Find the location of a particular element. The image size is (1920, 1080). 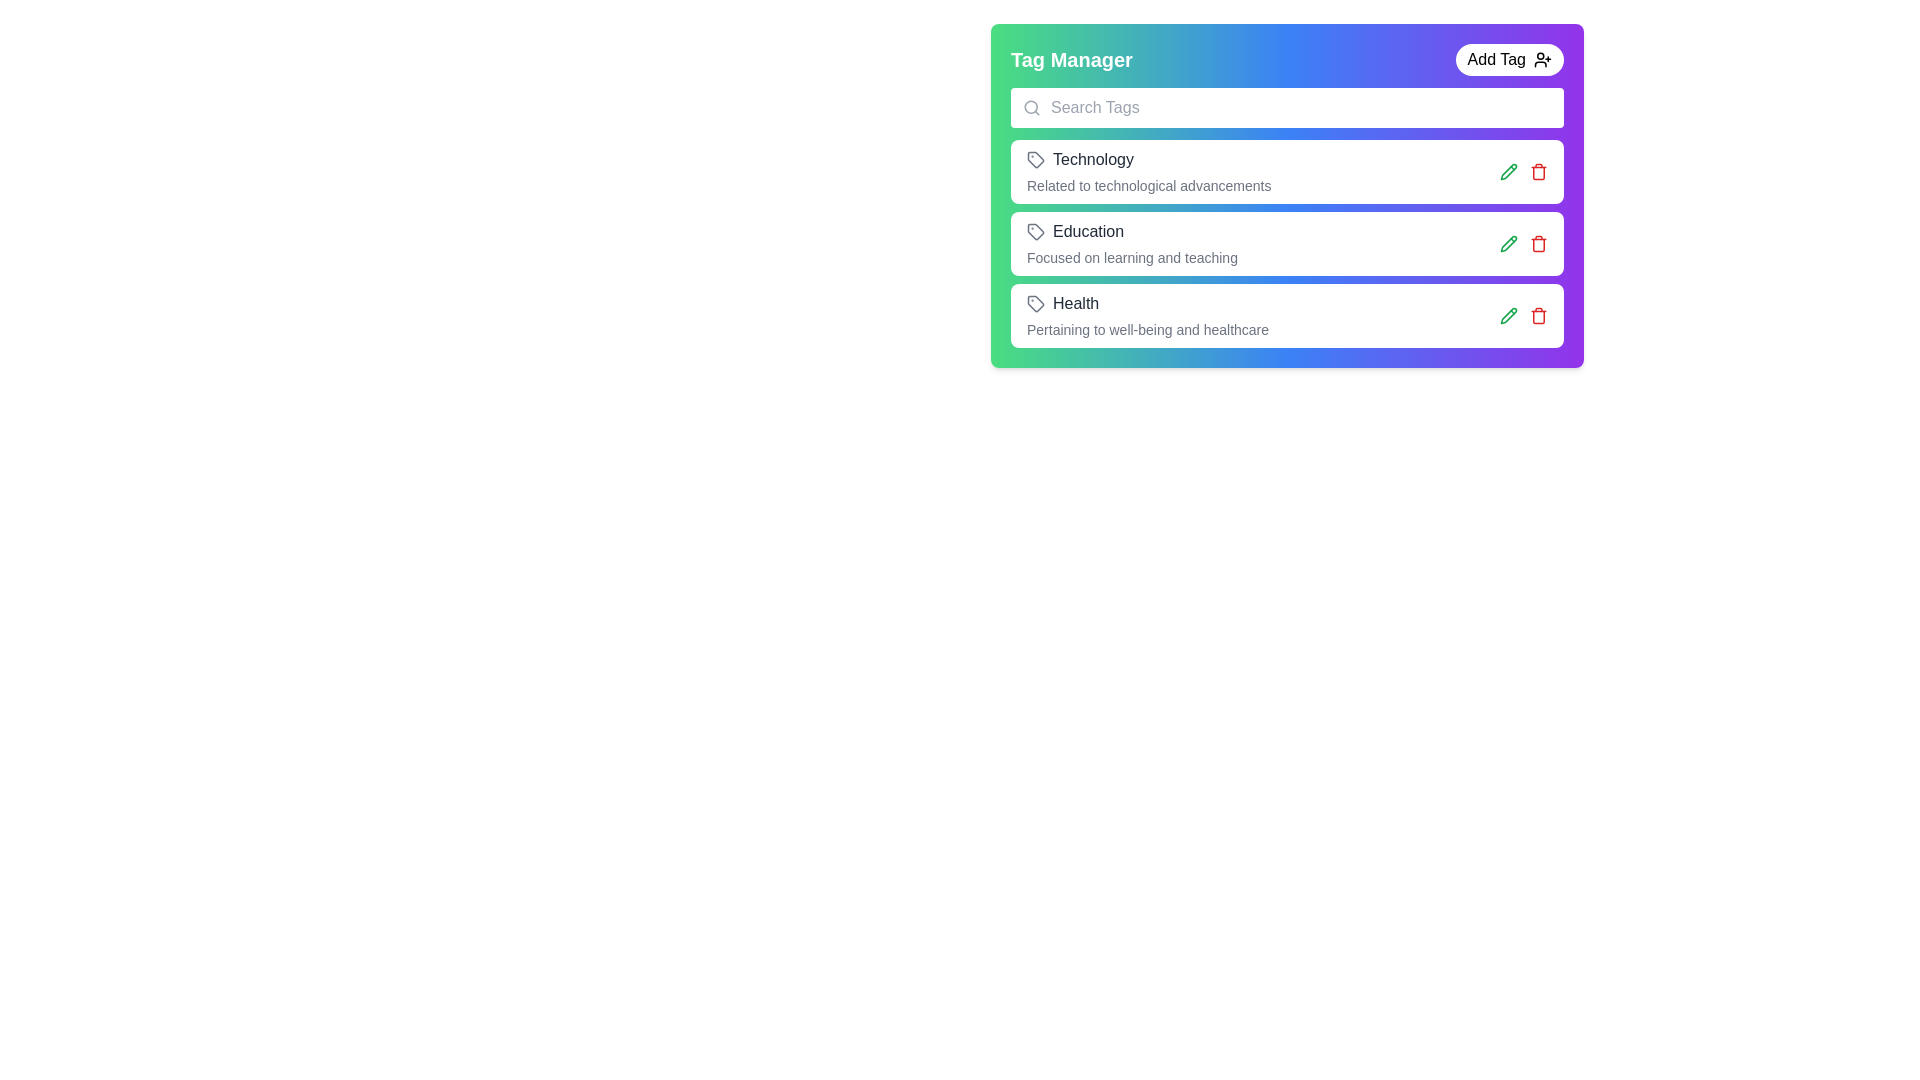

the education label located in the Tag Manager interface, positioned under 'Technology' and above 'Health', with an accompanying icon on its left is located at coordinates (1087, 230).